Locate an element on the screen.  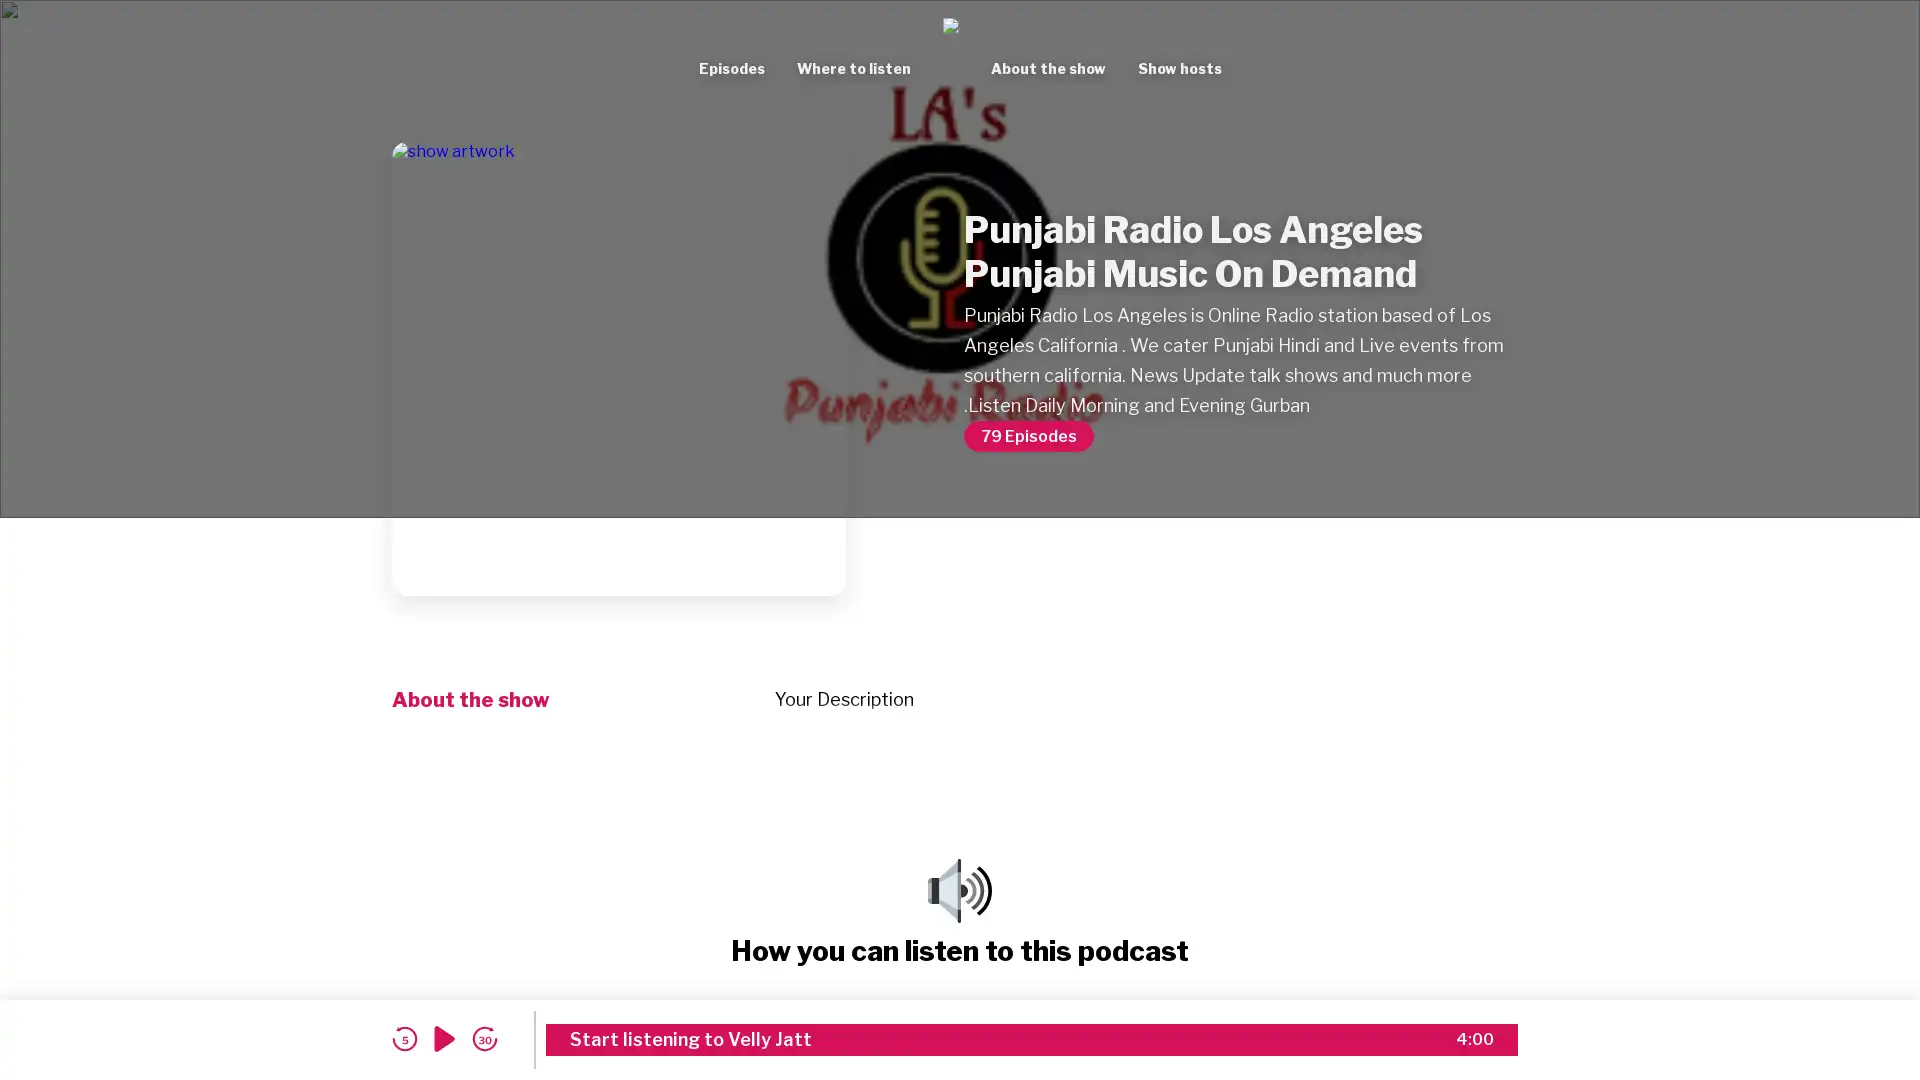
play audio is located at coordinates (444, 1038).